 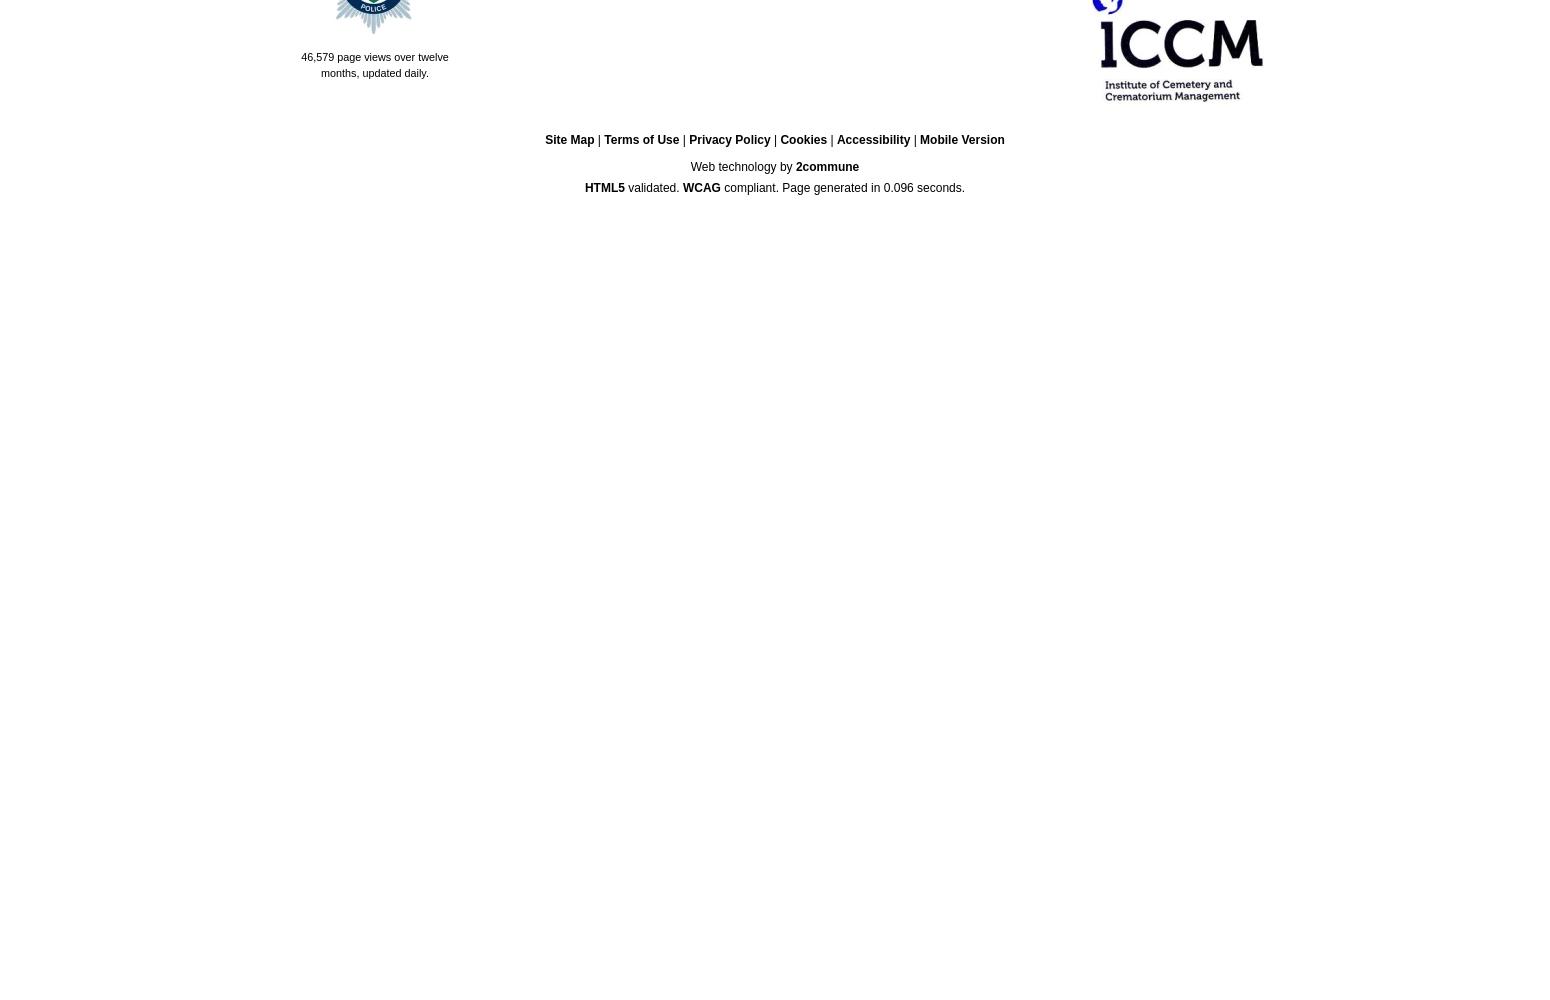 What do you see at coordinates (373, 64) in the screenshot?
I see `'46,579 page views over twelve months, updated daily.'` at bounding box center [373, 64].